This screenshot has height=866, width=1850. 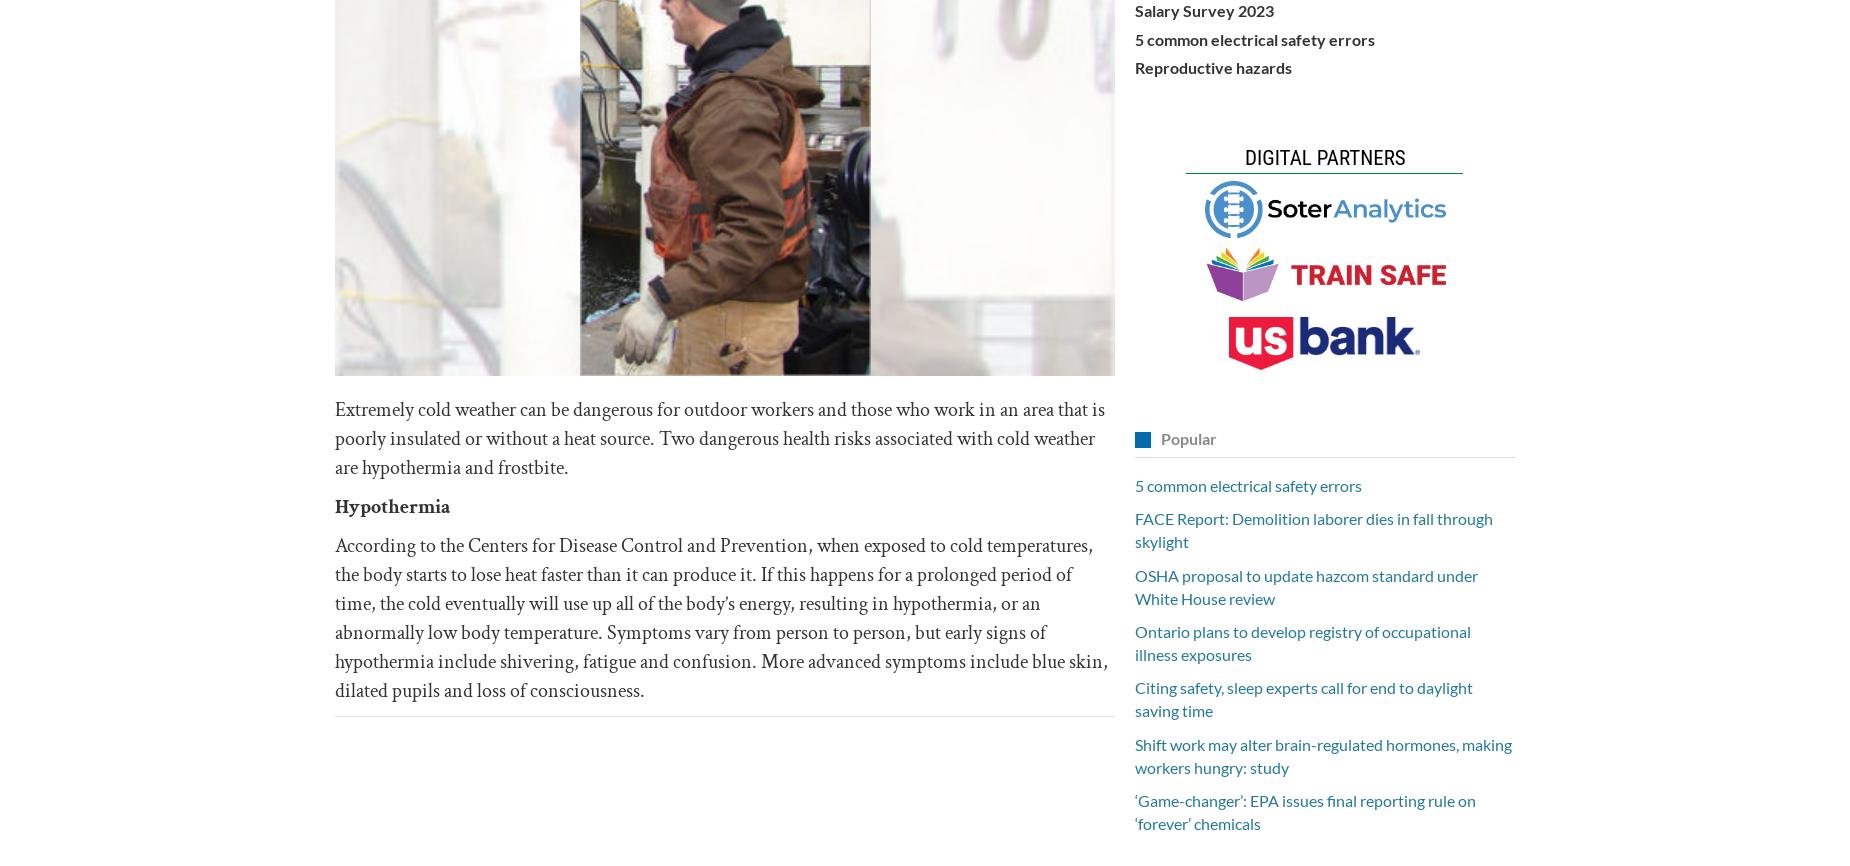 What do you see at coordinates (1212, 66) in the screenshot?
I see `'Reproductive hazards'` at bounding box center [1212, 66].